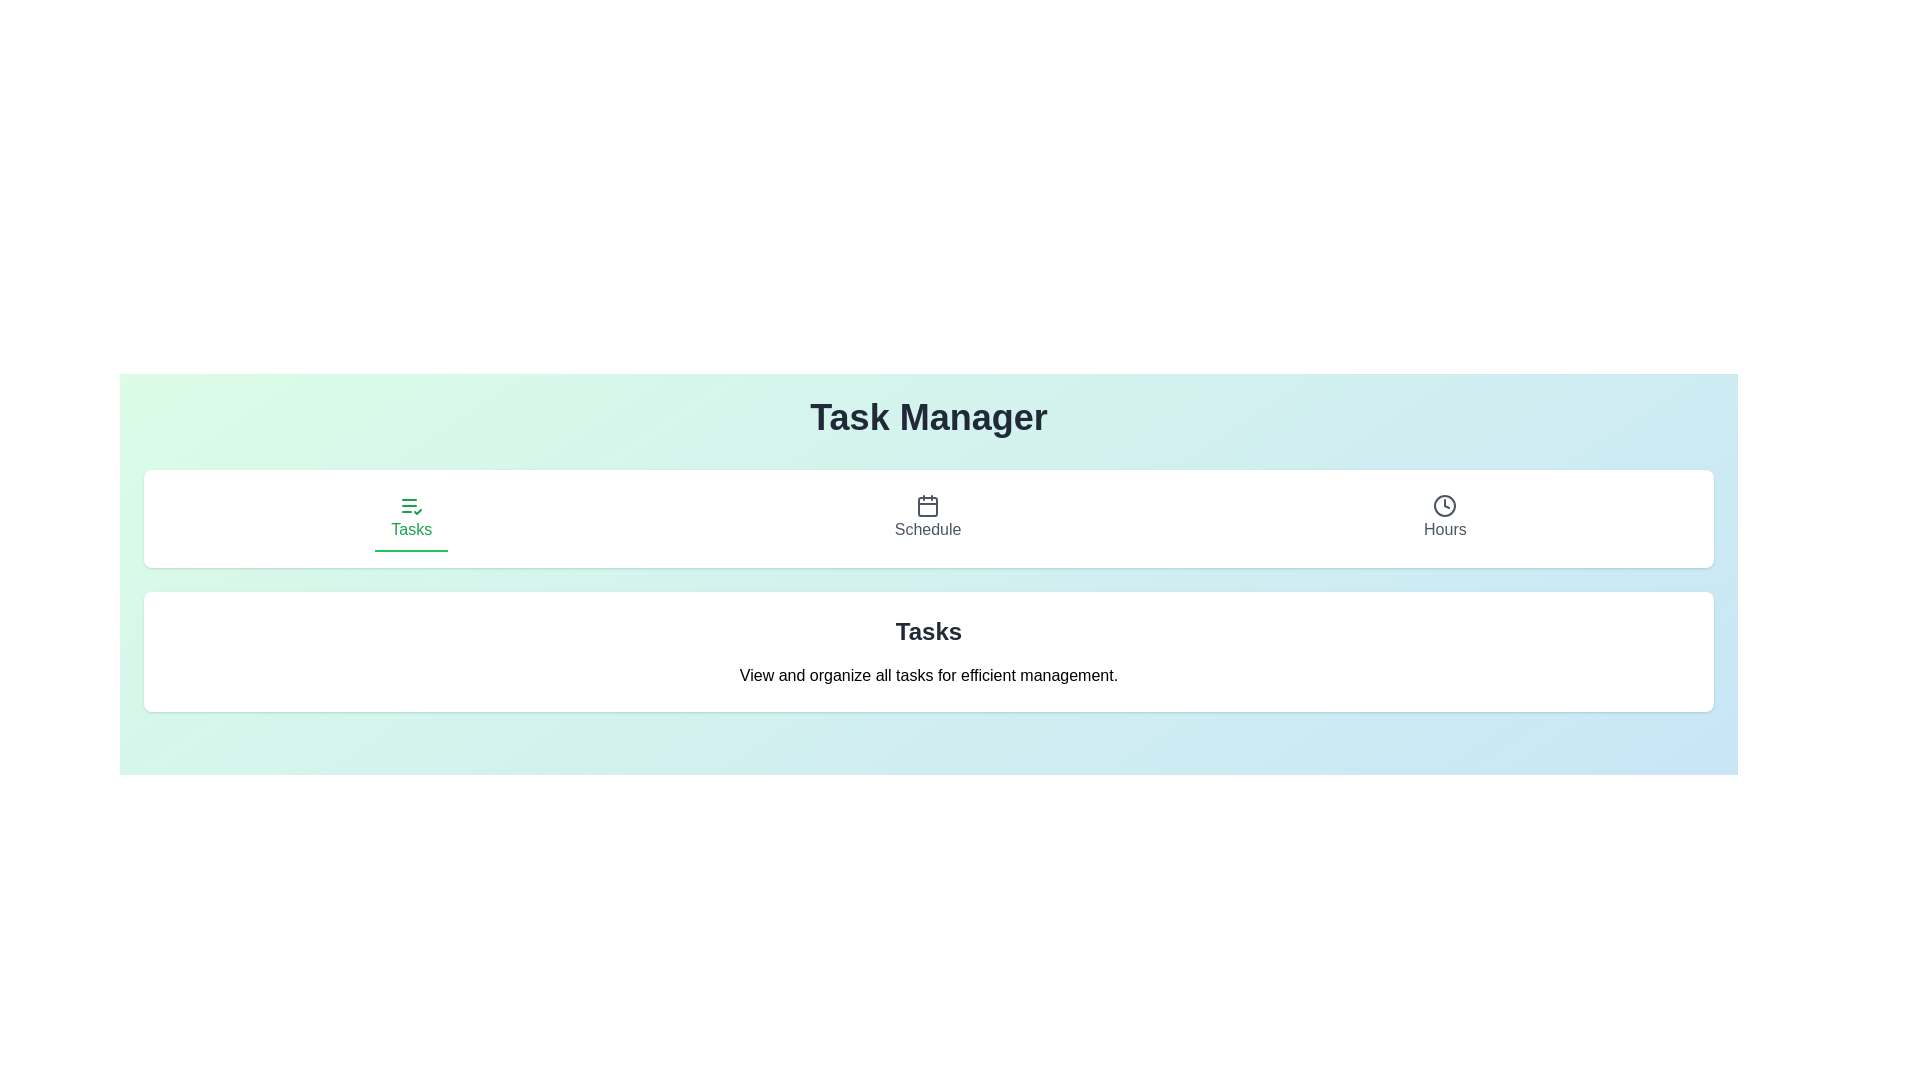 Image resolution: width=1920 pixels, height=1080 pixels. I want to click on the green 'Tasks' button with a checklist icon located on the leftmost side of the options bar, so click(410, 518).